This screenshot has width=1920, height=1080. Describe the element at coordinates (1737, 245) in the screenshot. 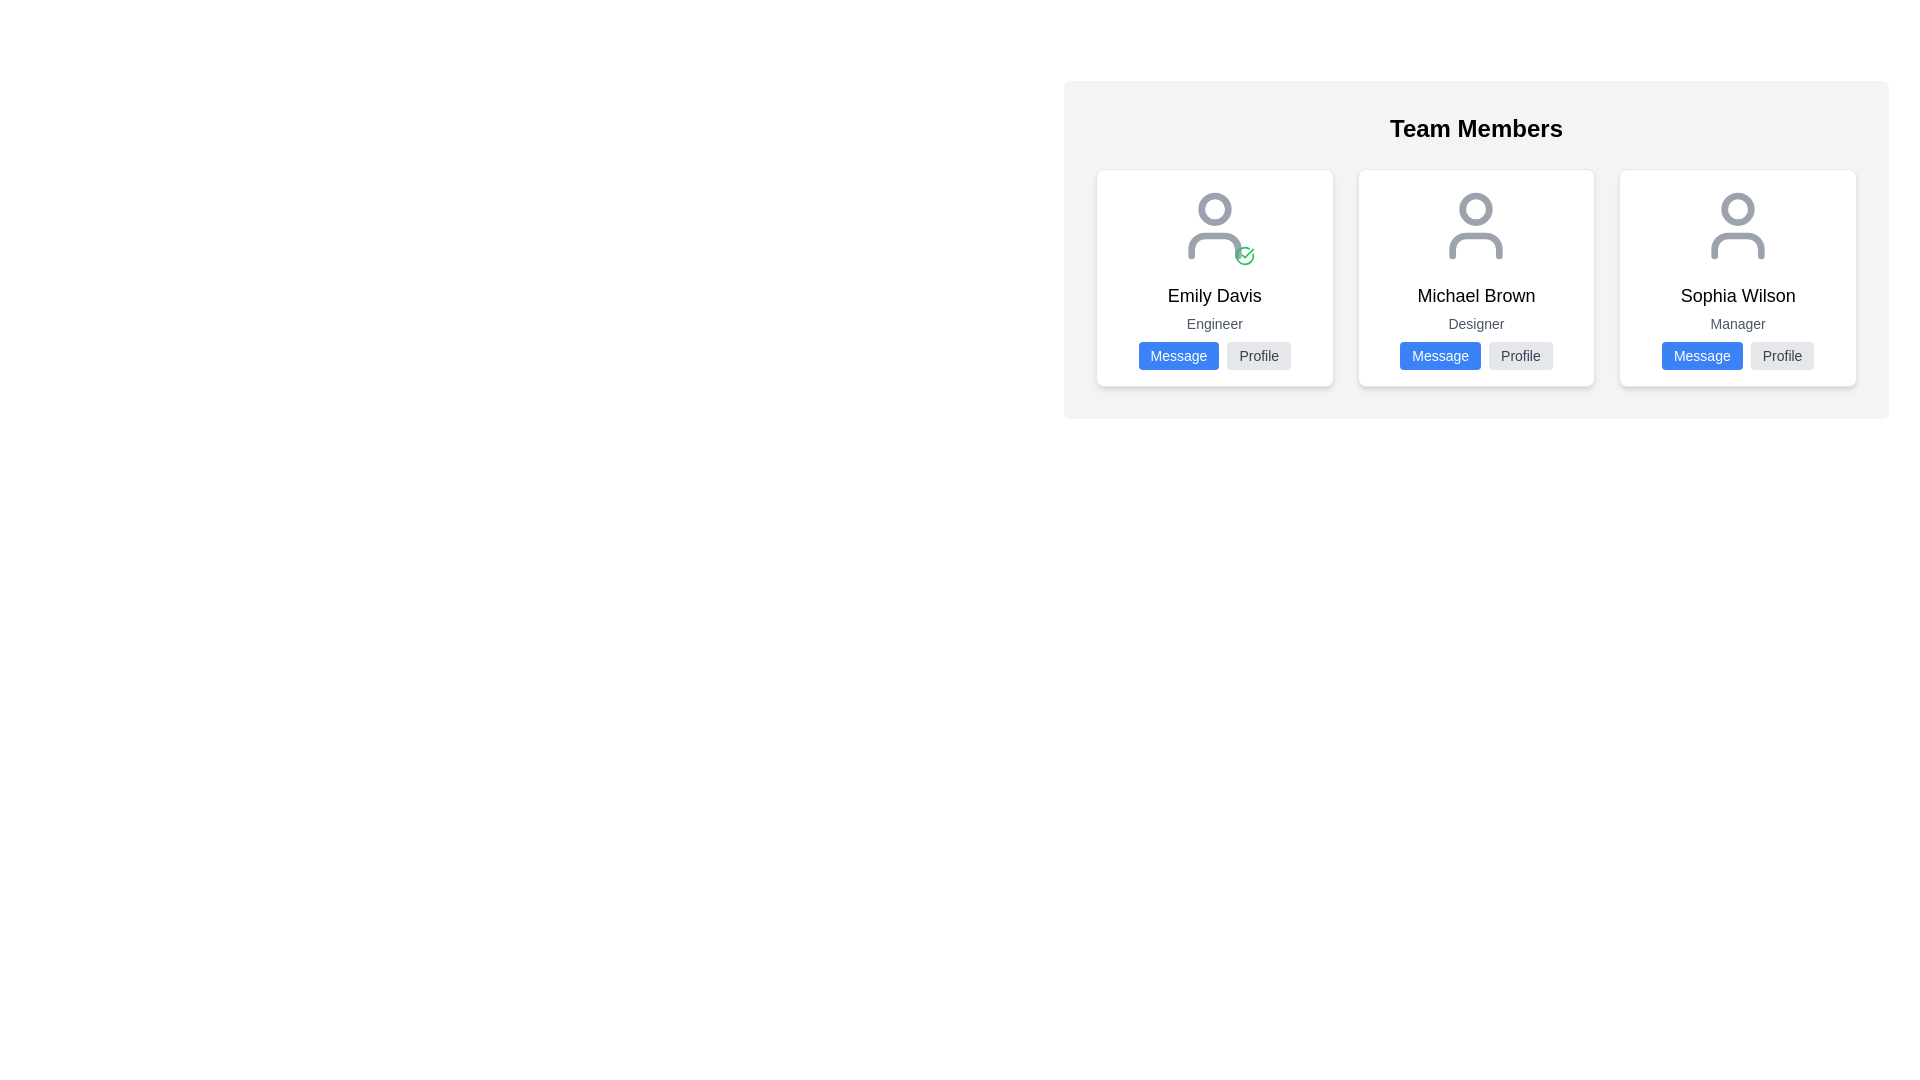

I see `lower portion of the silhouette icon representing 'Sophia Wilson' in the team members section` at that location.